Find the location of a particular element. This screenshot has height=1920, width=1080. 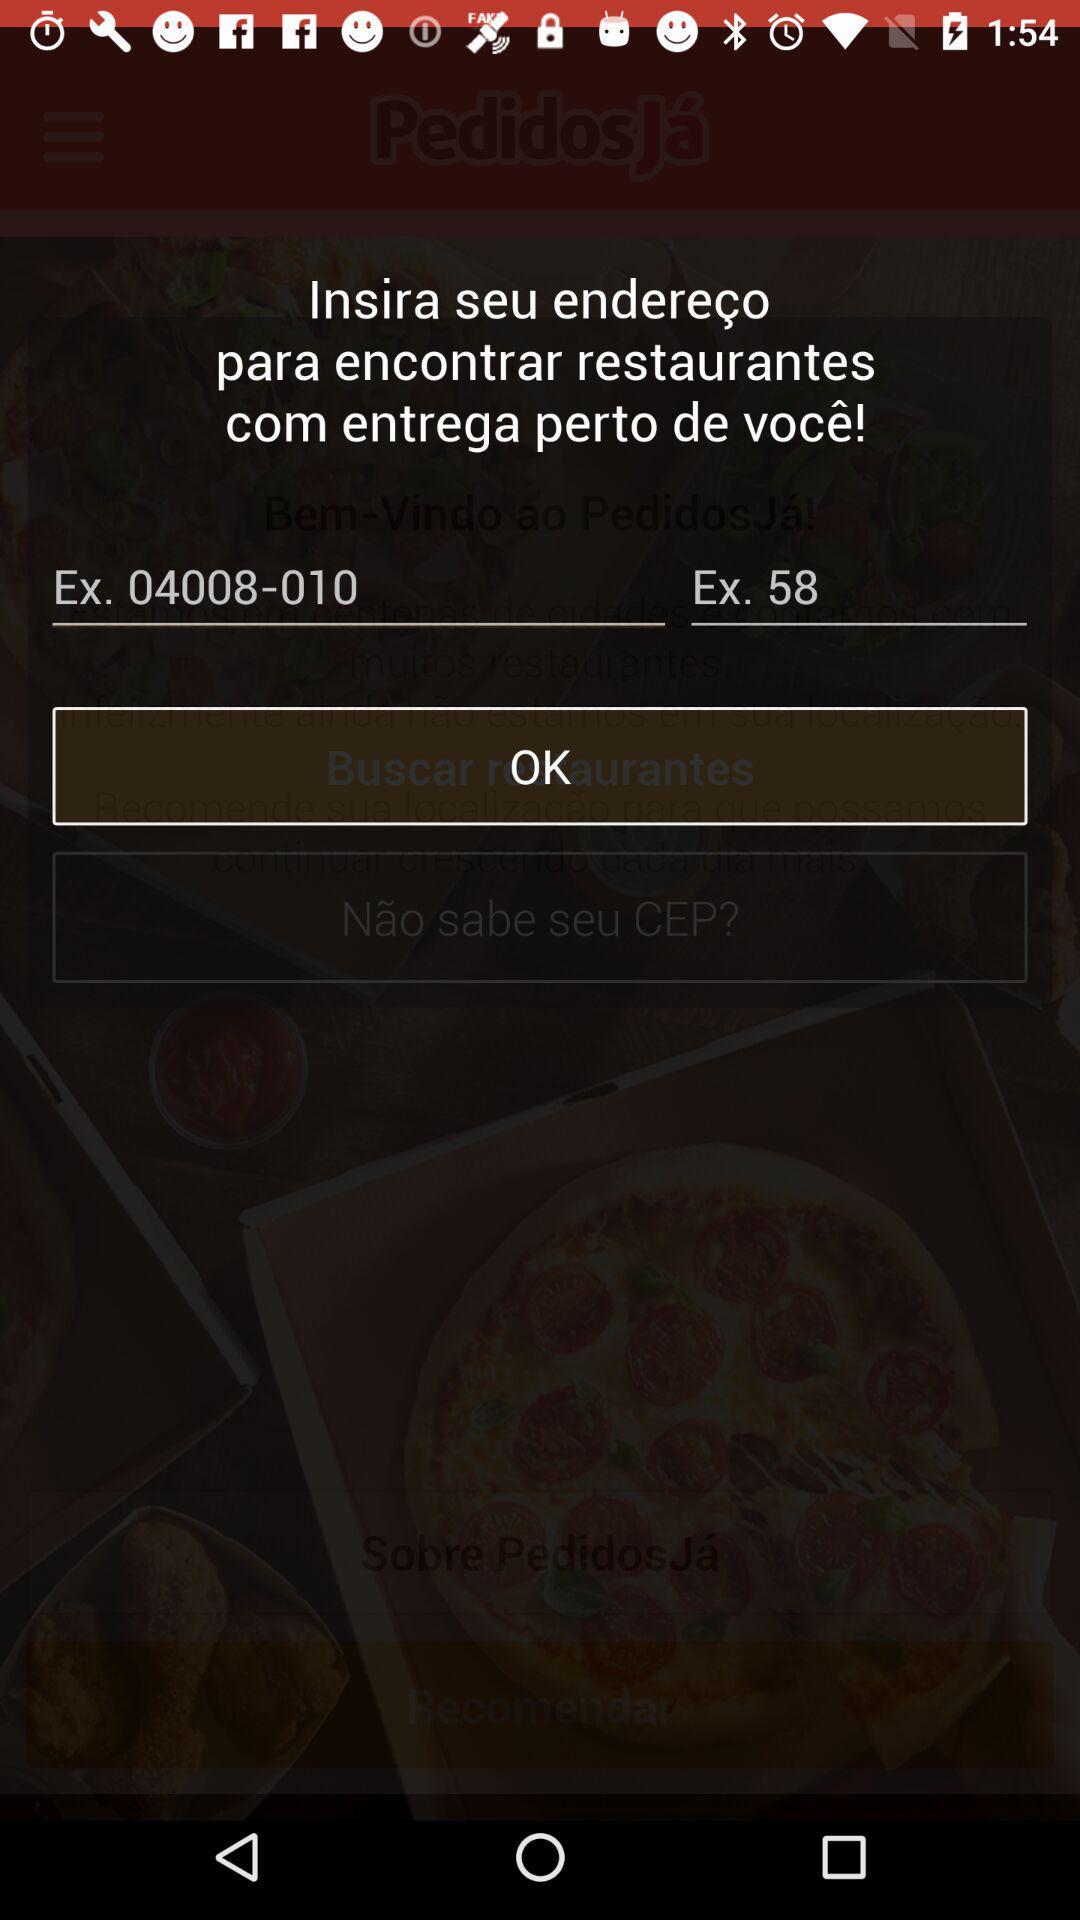

insert your street number is located at coordinates (858, 563).